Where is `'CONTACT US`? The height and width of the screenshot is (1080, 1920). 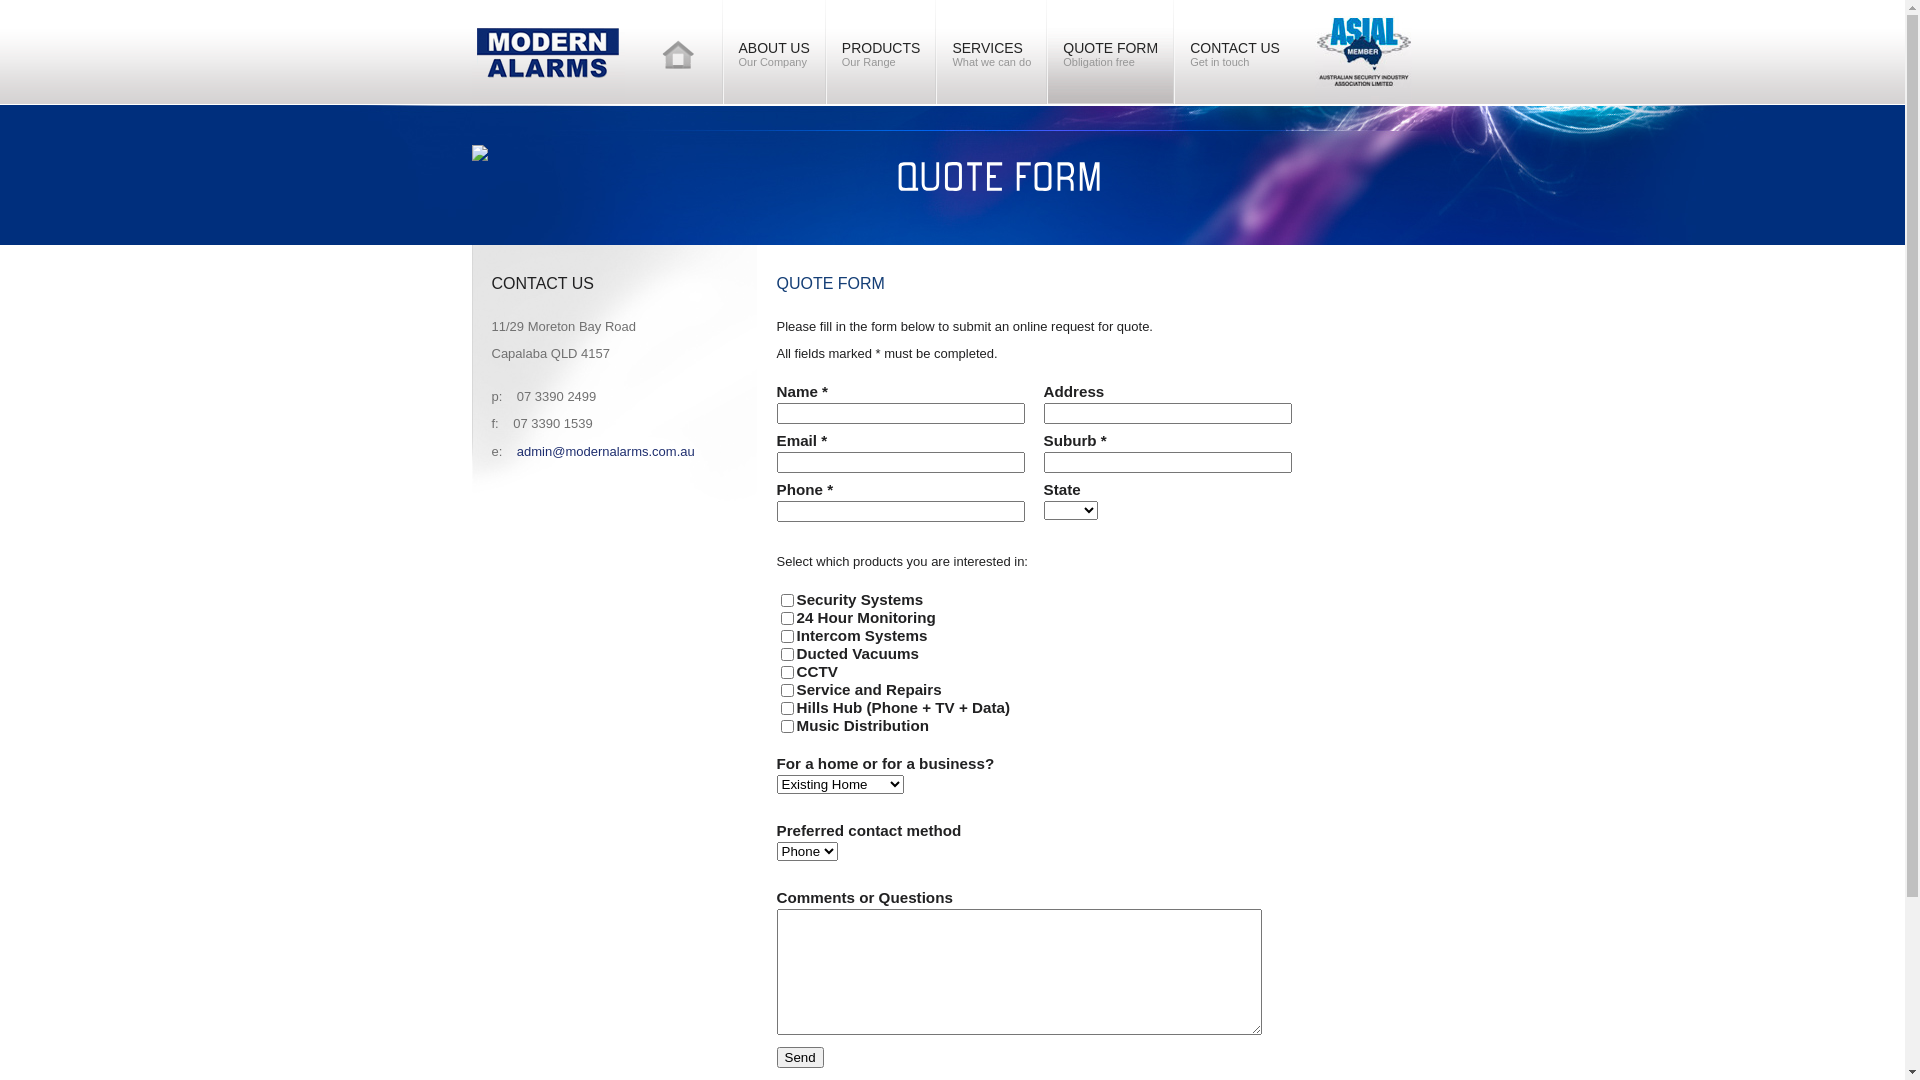 'CONTACT US is located at coordinates (1233, 50).